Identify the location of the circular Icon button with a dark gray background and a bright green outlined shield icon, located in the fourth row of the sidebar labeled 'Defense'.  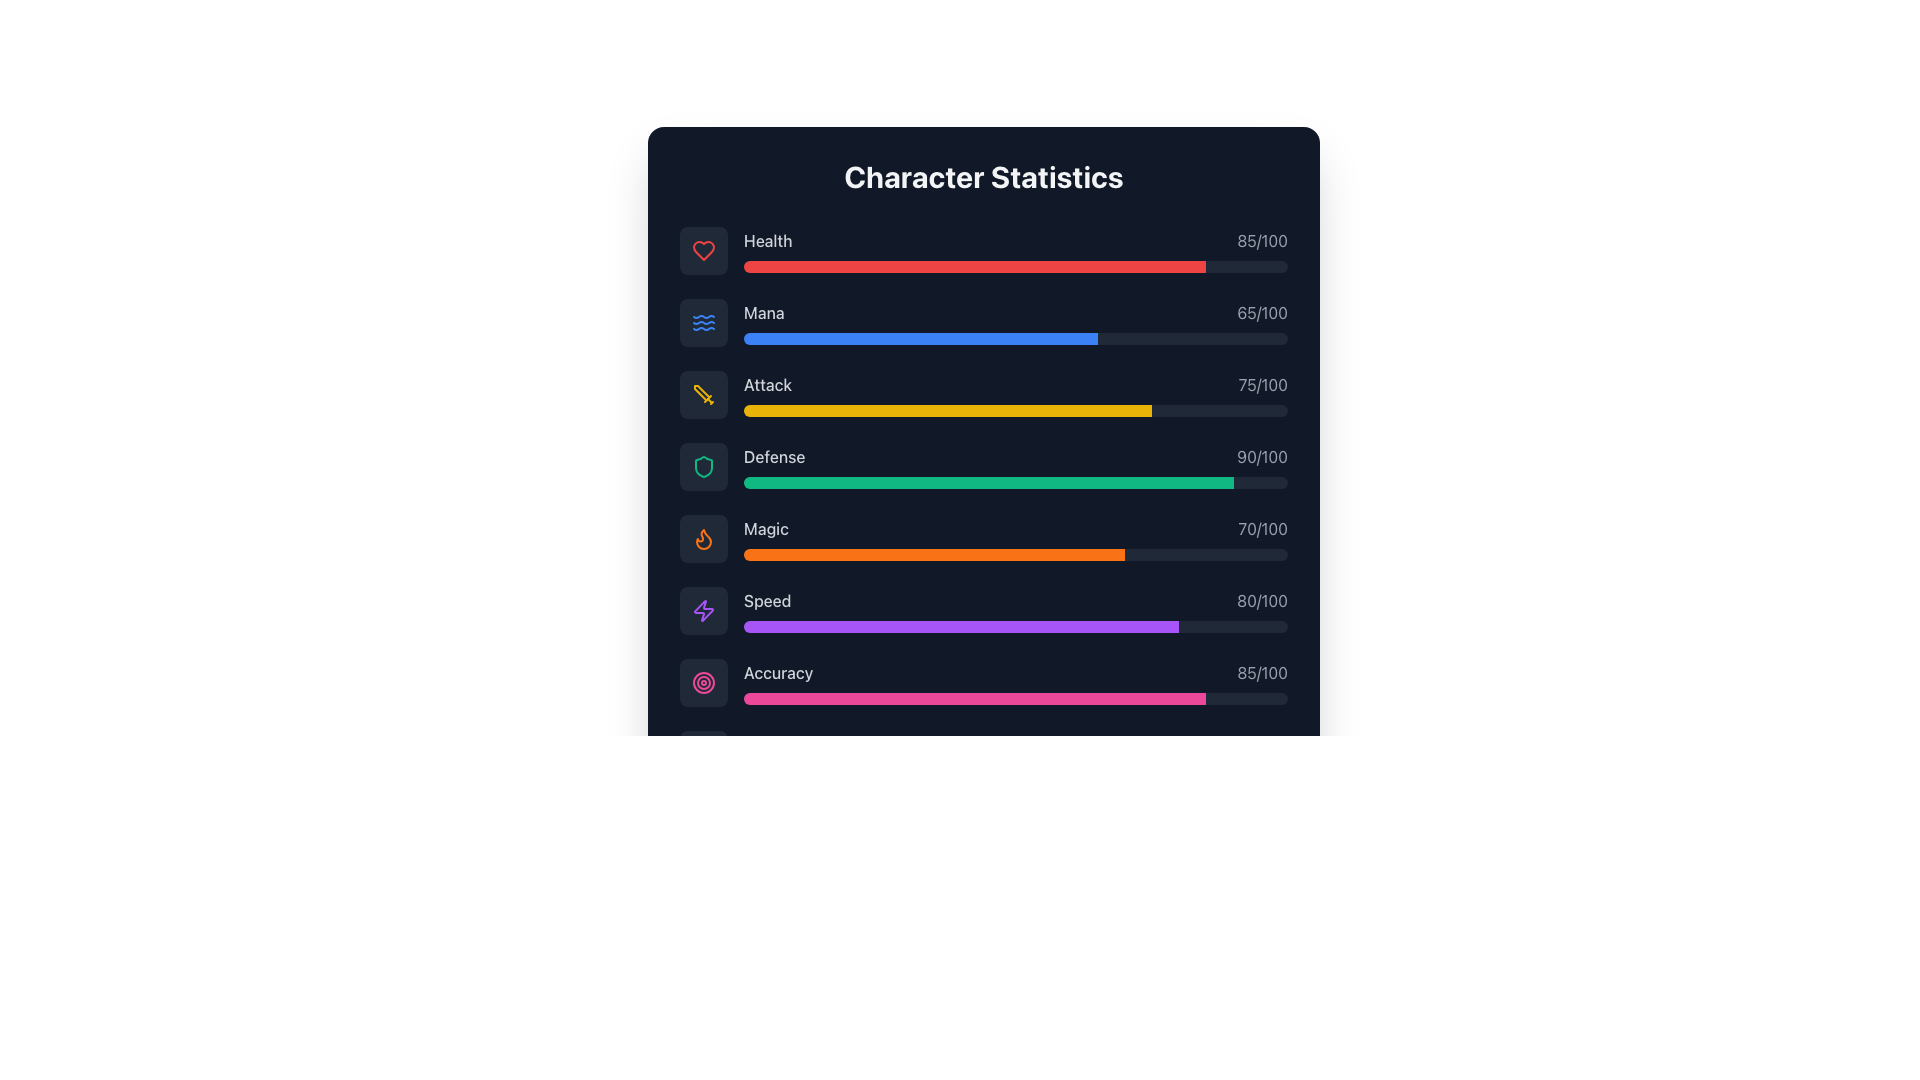
(704, 466).